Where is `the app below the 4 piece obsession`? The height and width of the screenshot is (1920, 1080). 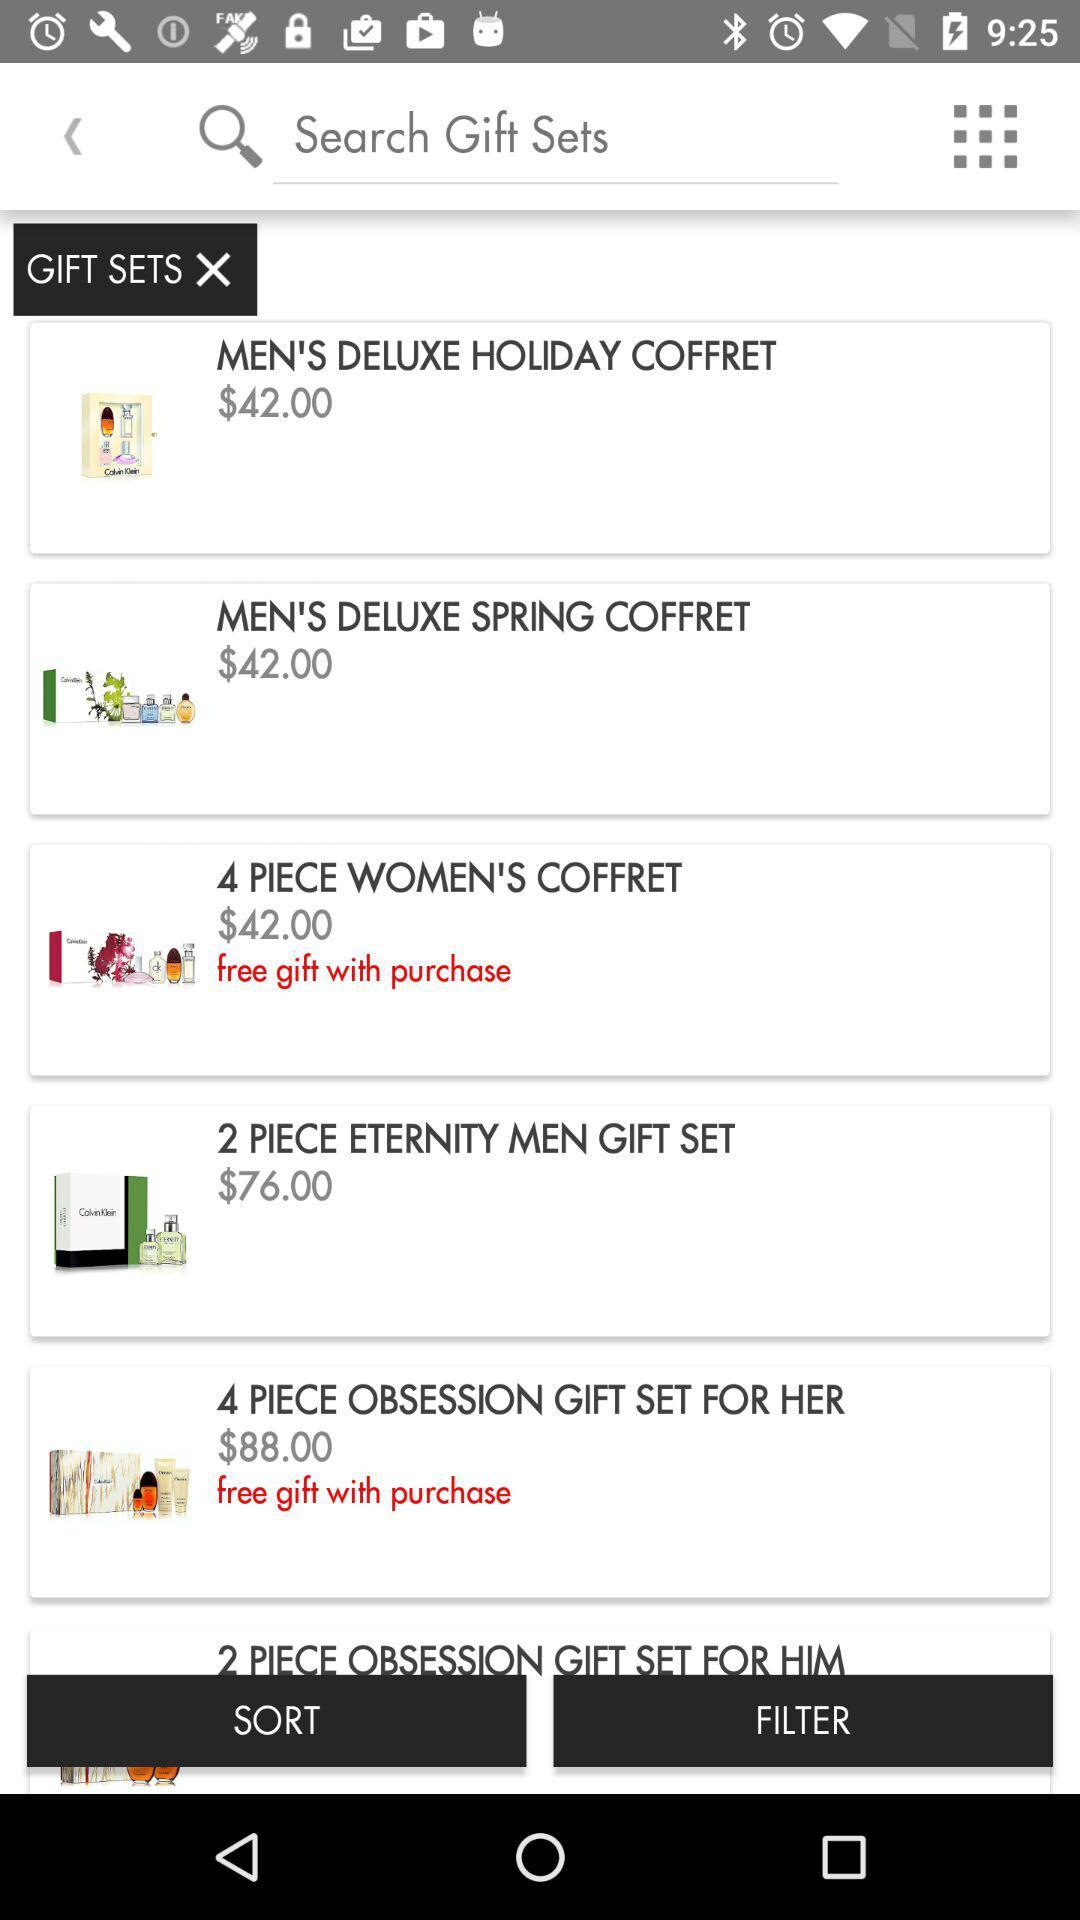
the app below the 4 piece obsession is located at coordinates (802, 1719).